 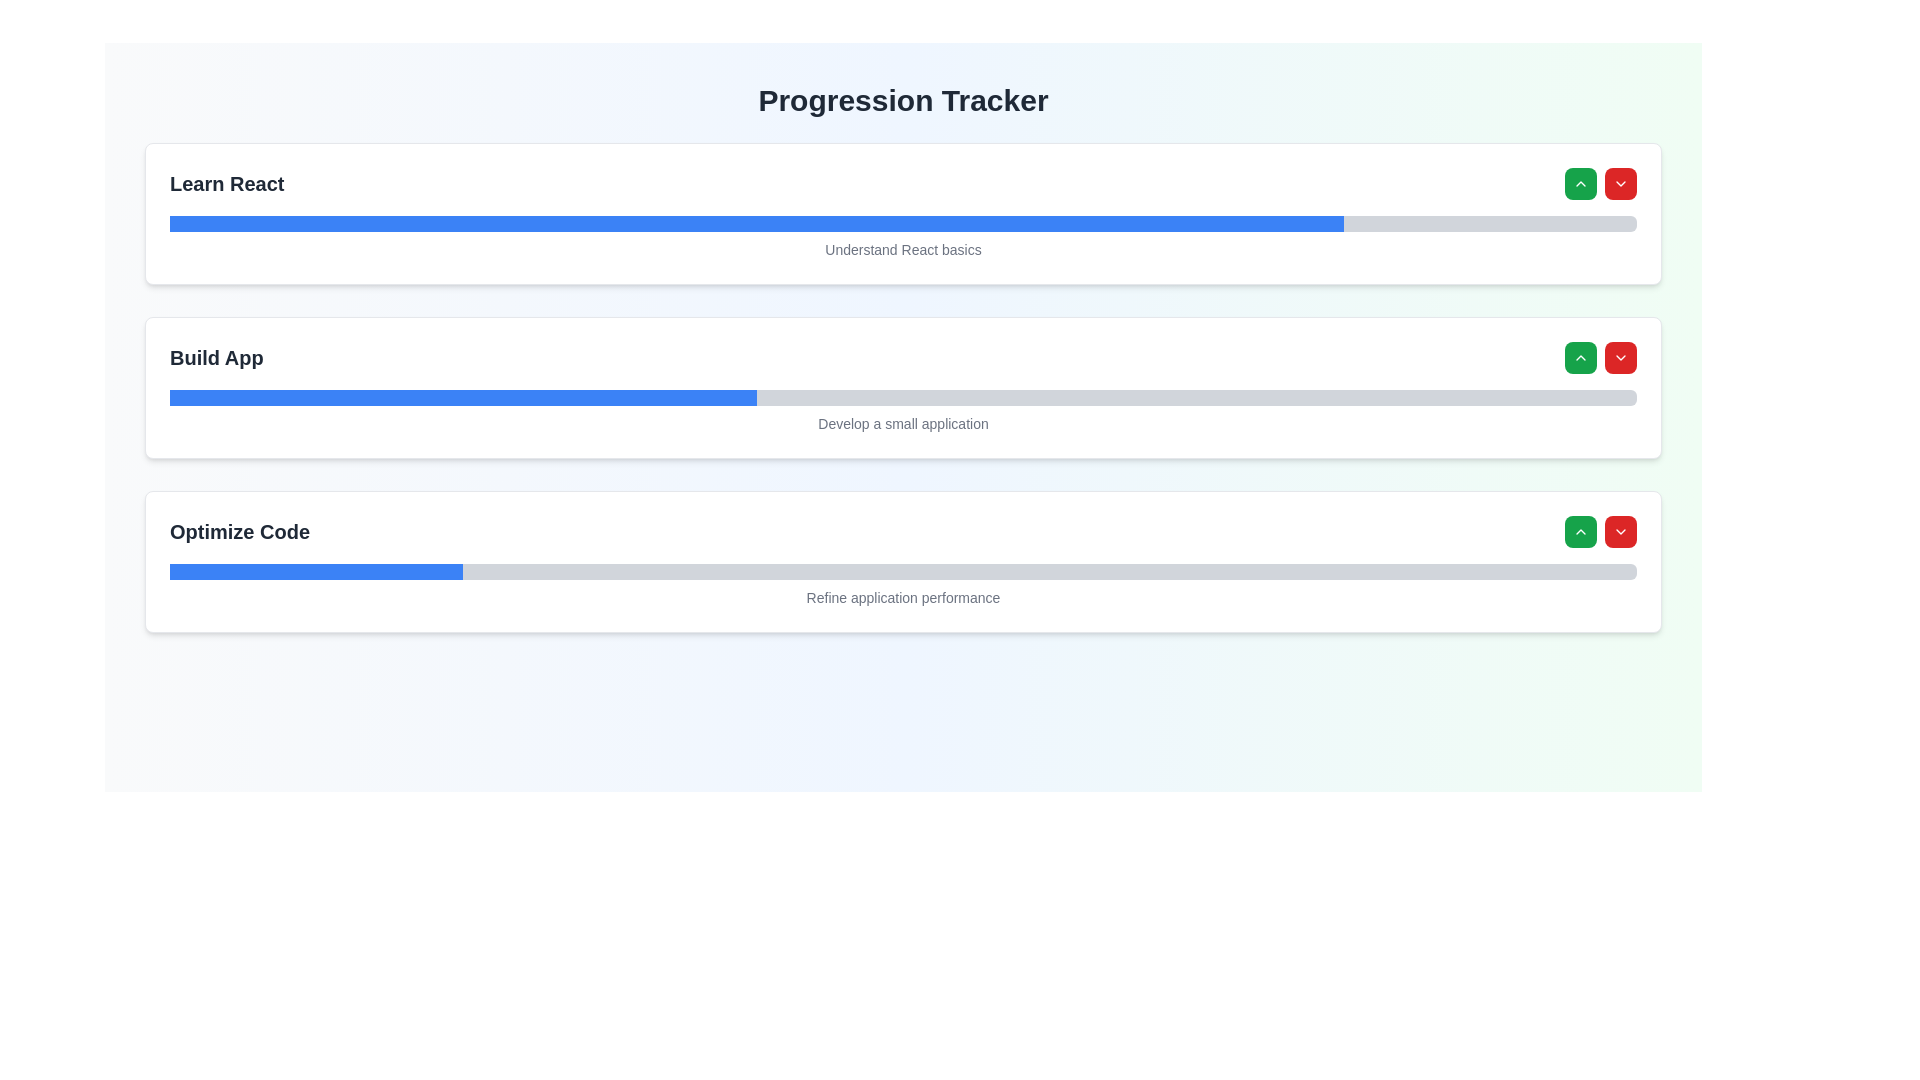 What do you see at coordinates (1579, 357) in the screenshot?
I see `the green button with rounded corners and a white text, located on the far left of the horizontal control panel` at bounding box center [1579, 357].